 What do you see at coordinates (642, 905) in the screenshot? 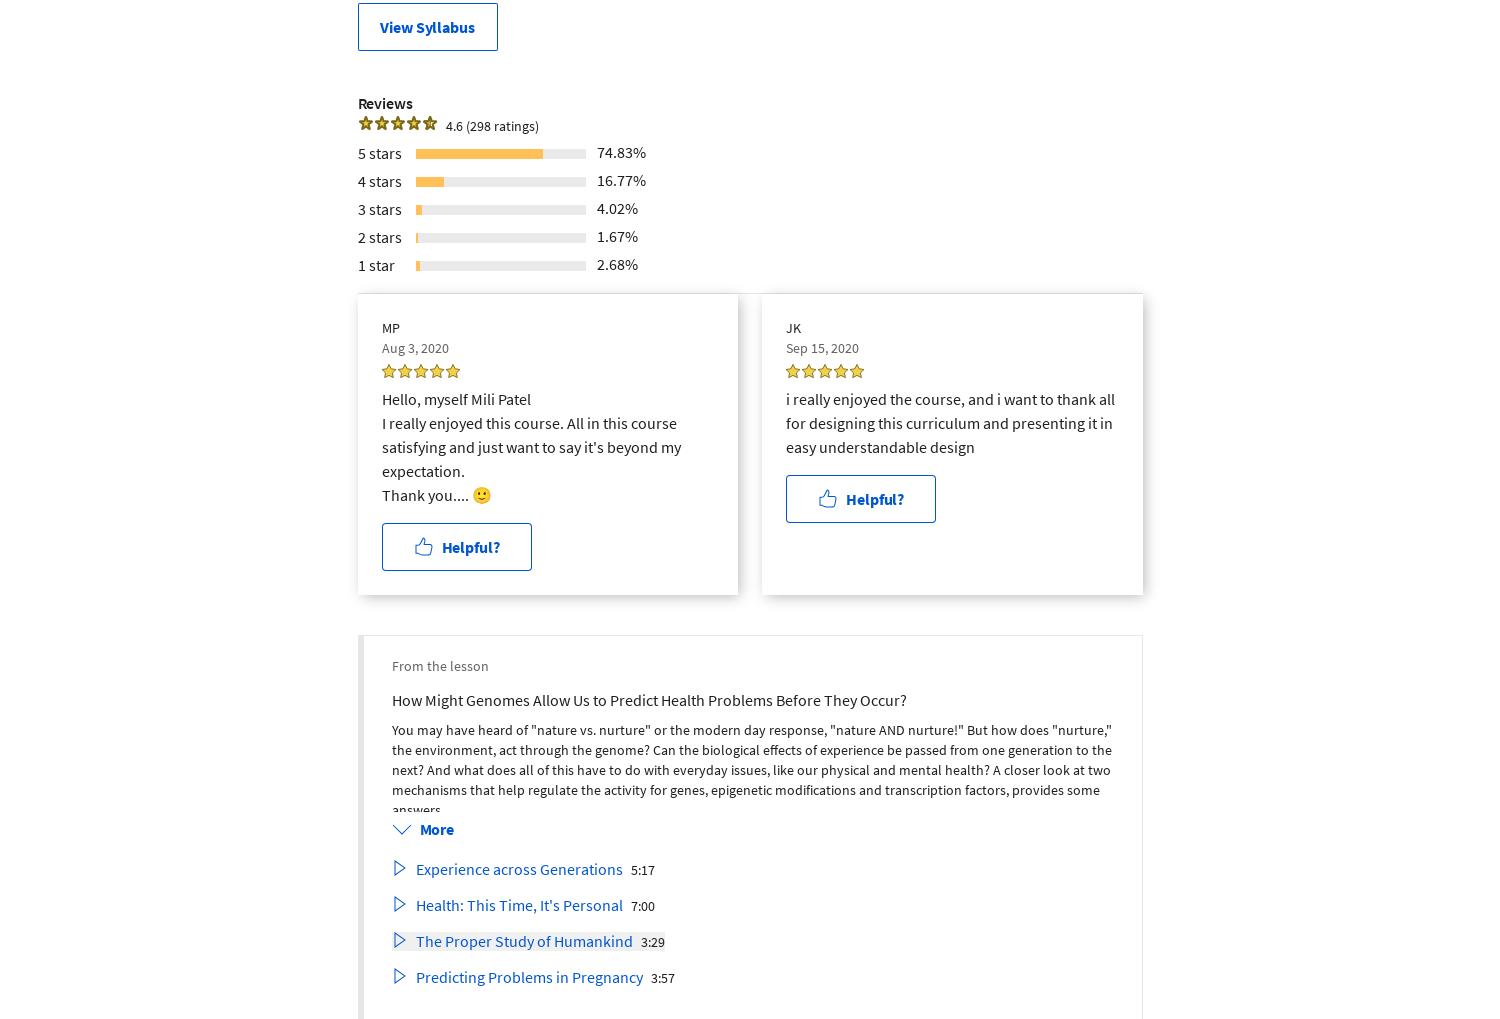
I see `'7:00'` at bounding box center [642, 905].